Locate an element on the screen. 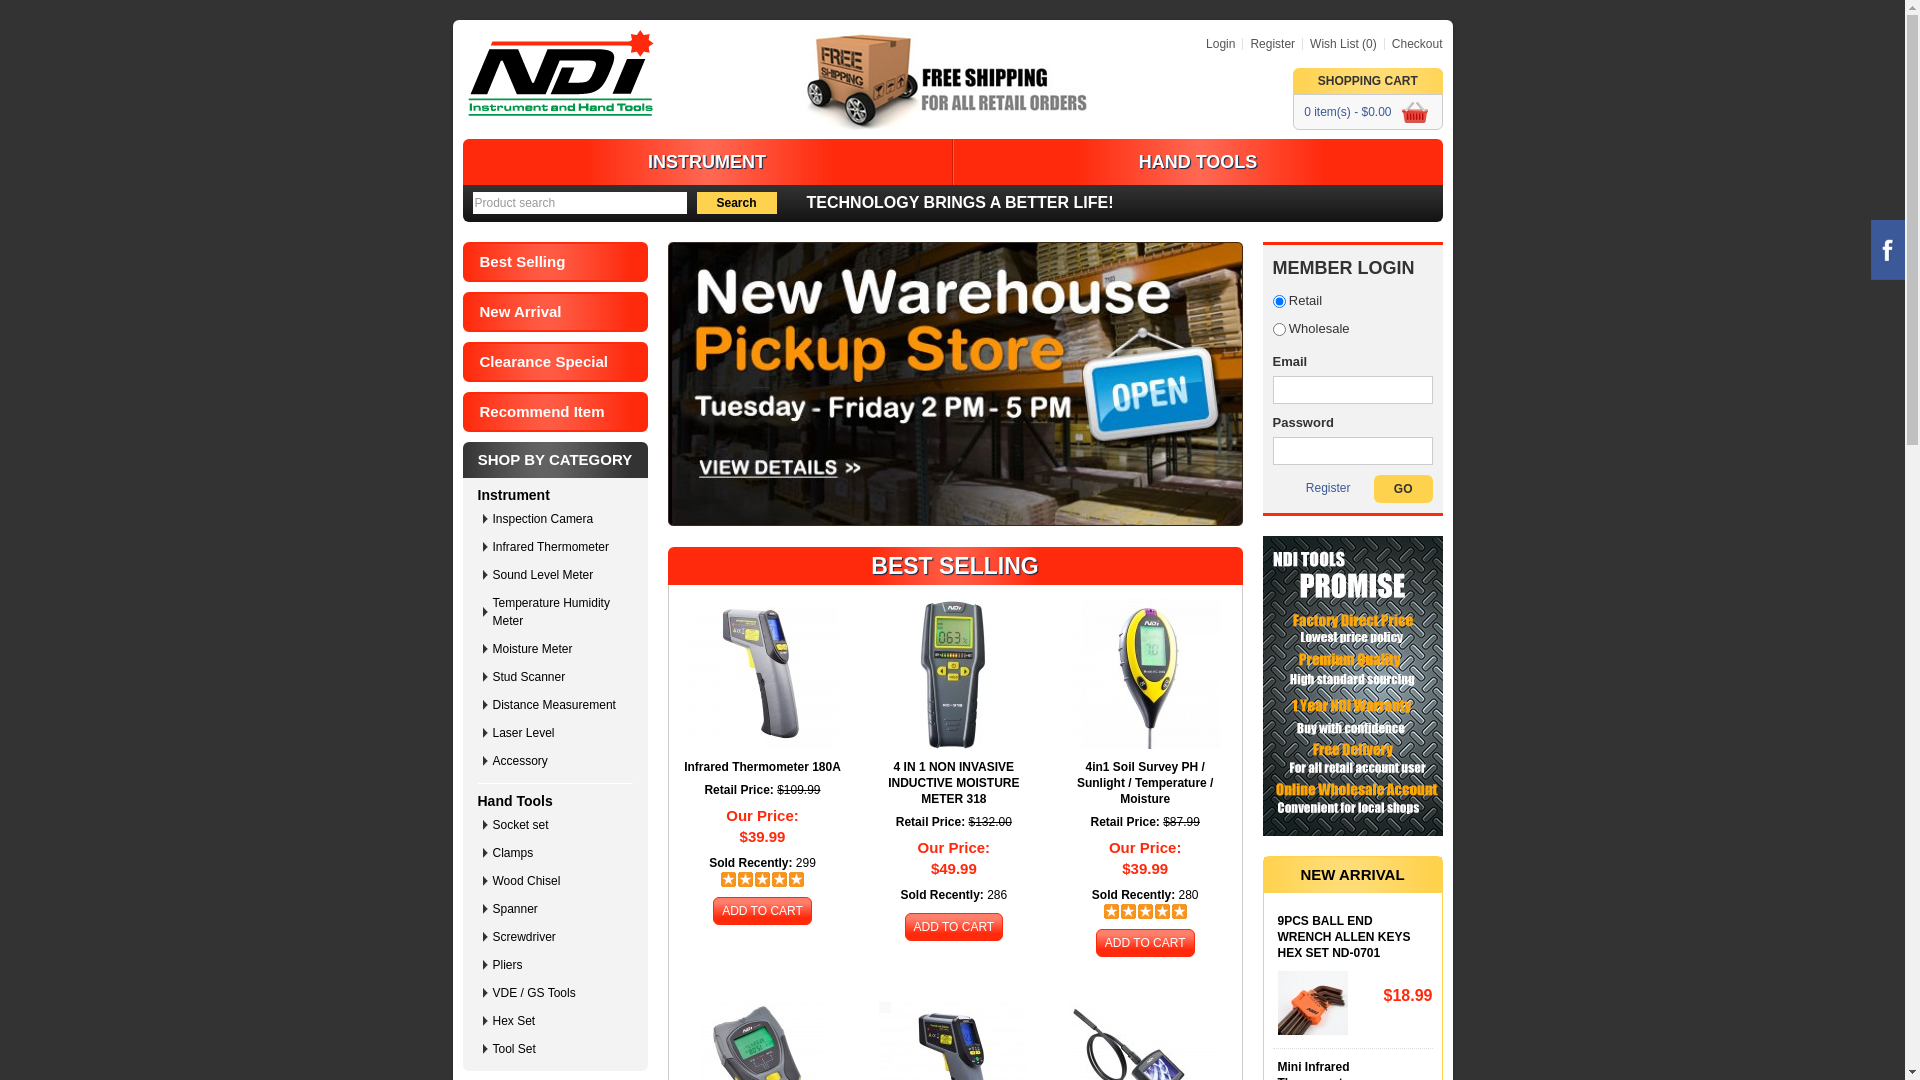 The image size is (1920, 1080). 'Distance Measurement' is located at coordinates (559, 704).